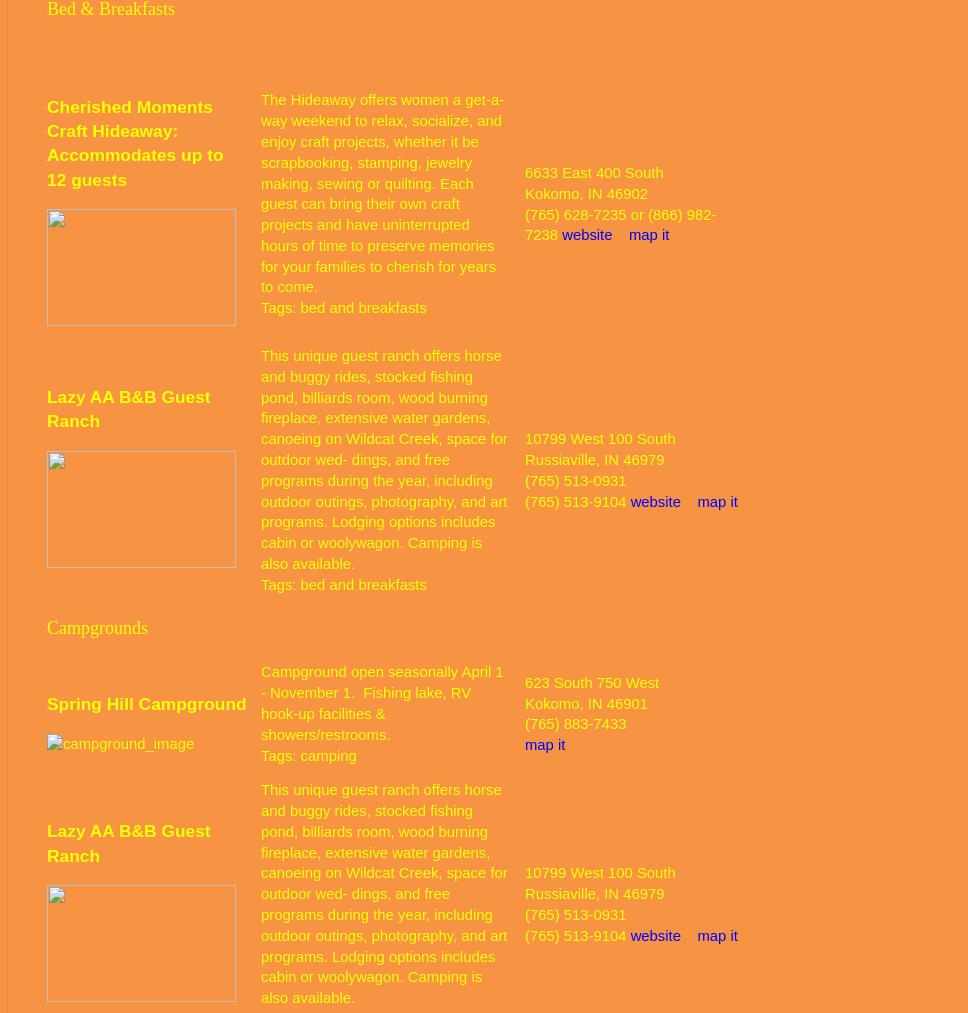 This screenshot has height=1013, width=968. Describe the element at coordinates (97, 626) in the screenshot. I see `'Campgrounds'` at that location.